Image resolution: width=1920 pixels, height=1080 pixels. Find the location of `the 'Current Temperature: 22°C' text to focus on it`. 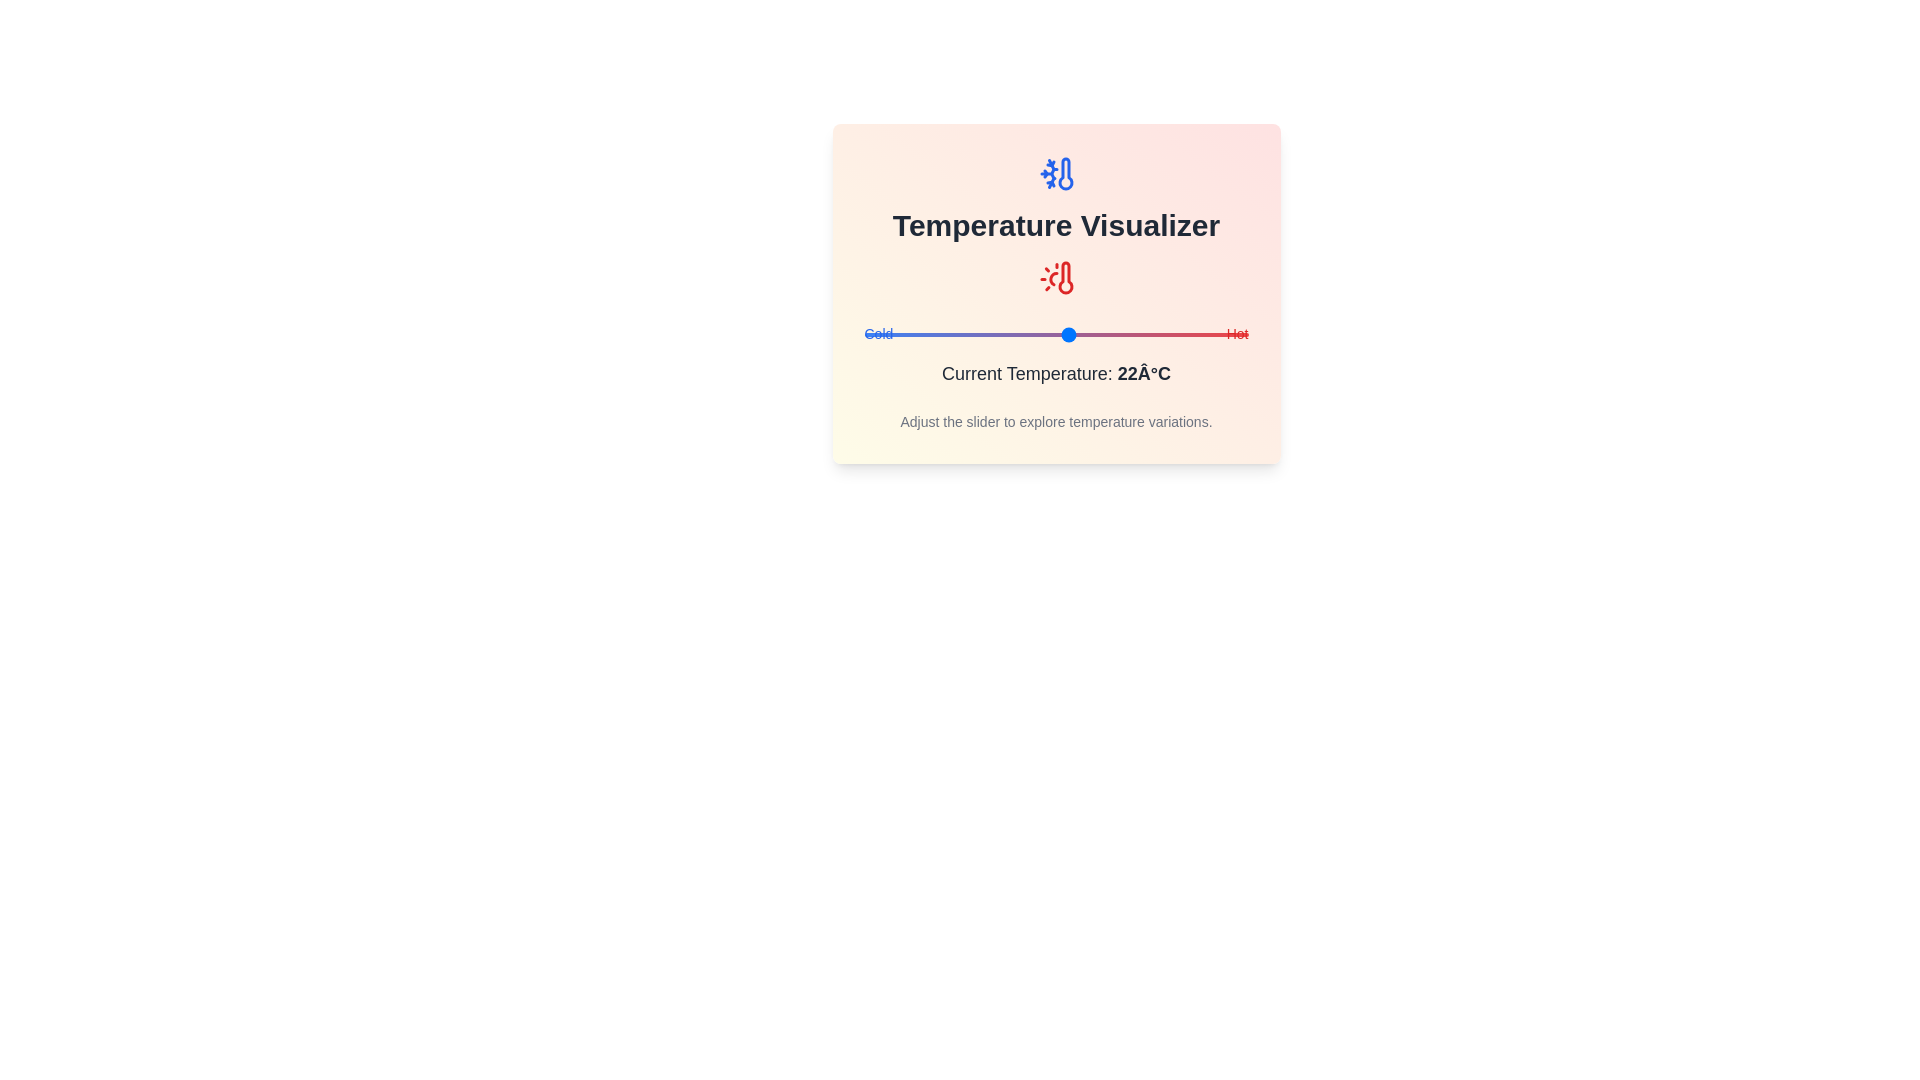

the 'Current Temperature: 22°C' text to focus on it is located at coordinates (1055, 374).